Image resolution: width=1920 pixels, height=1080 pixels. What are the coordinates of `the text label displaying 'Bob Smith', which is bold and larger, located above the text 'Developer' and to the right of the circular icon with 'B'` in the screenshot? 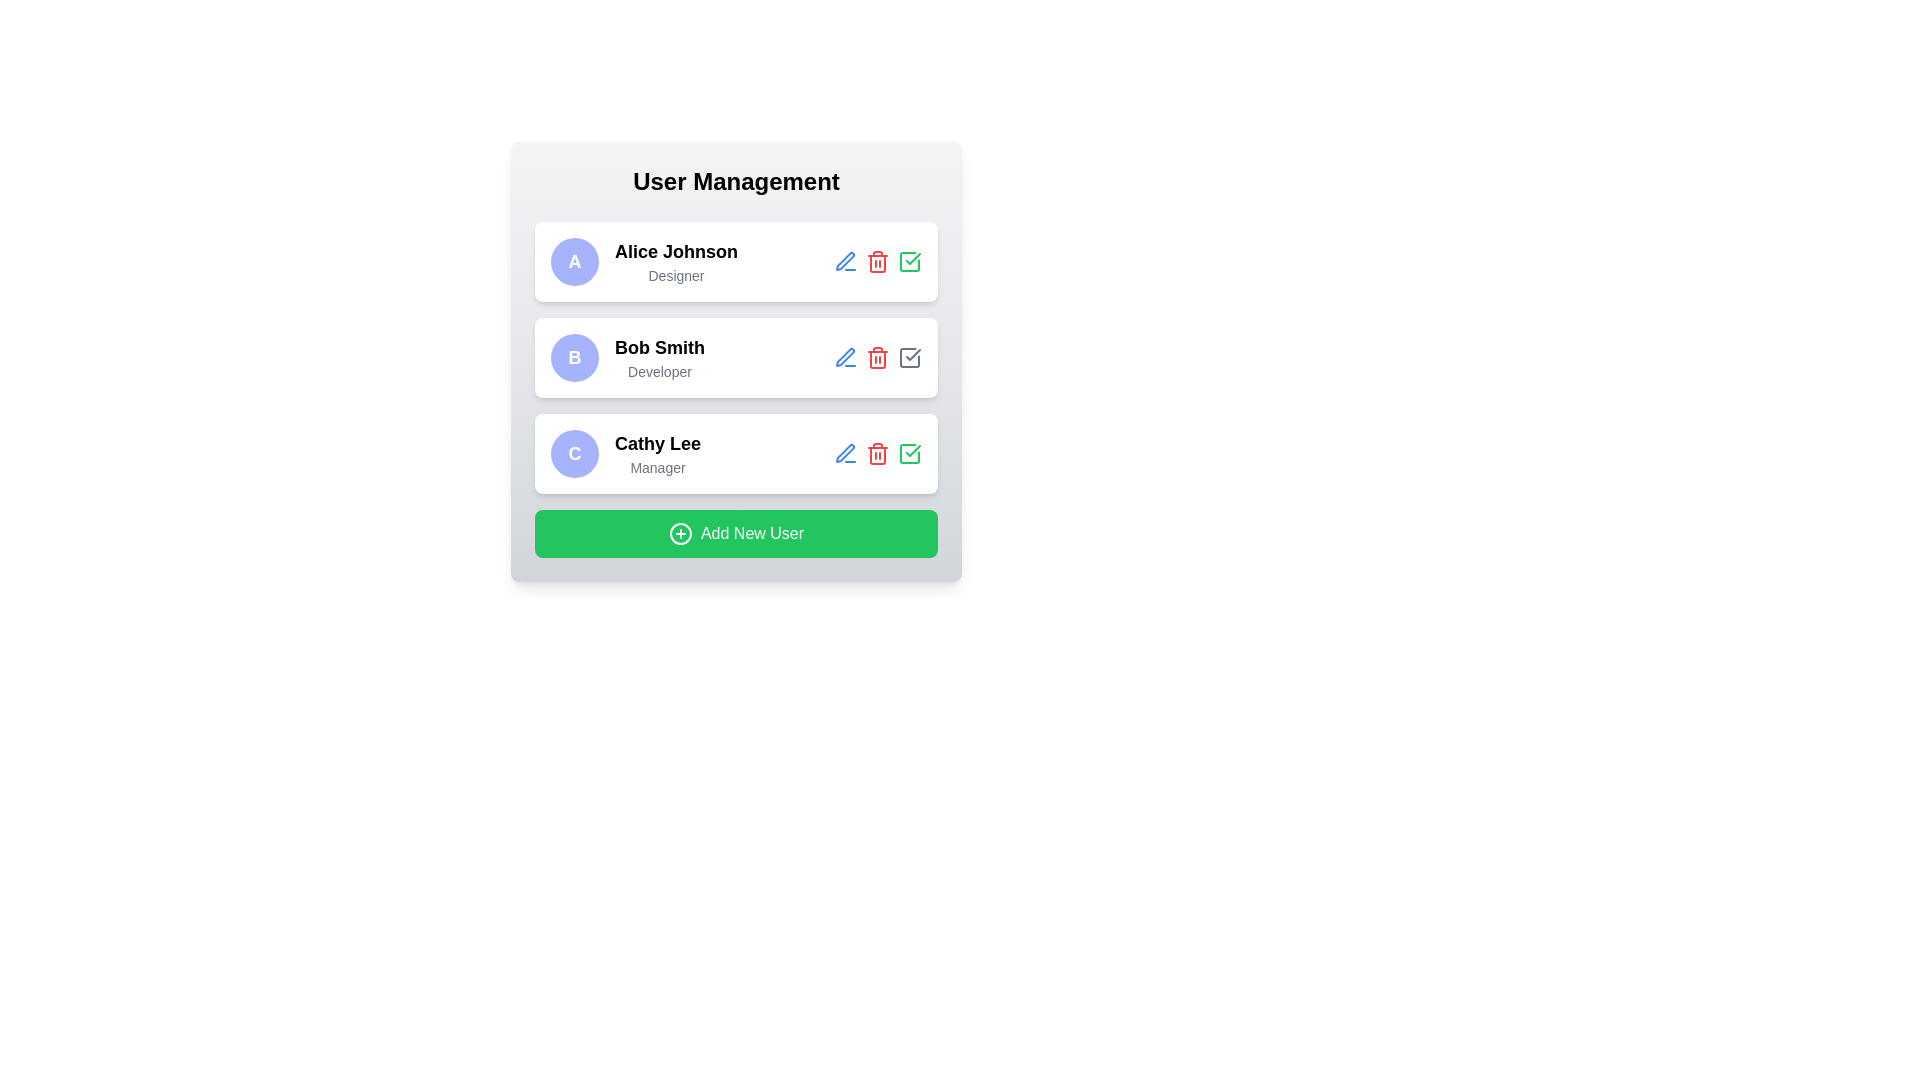 It's located at (660, 346).